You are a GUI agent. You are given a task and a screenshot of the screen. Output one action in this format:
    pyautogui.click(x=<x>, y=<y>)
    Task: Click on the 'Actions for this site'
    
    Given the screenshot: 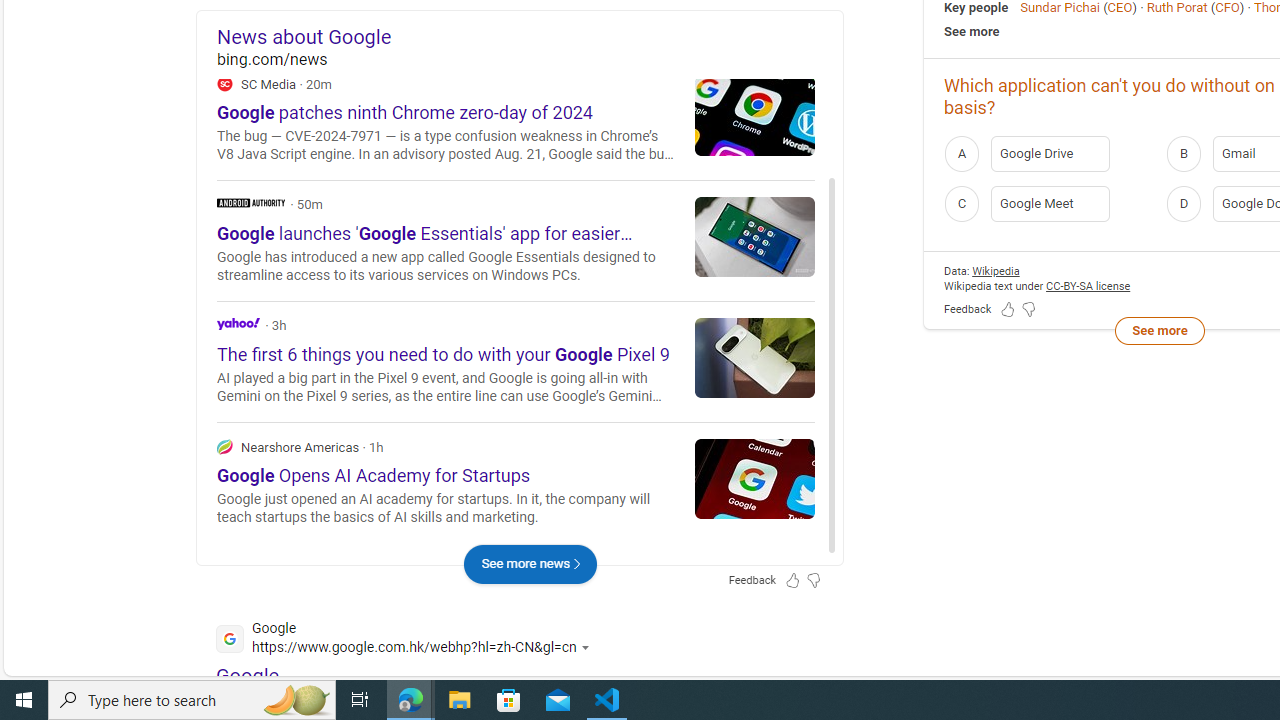 What is the action you would take?
    pyautogui.click(x=587, y=647)
    